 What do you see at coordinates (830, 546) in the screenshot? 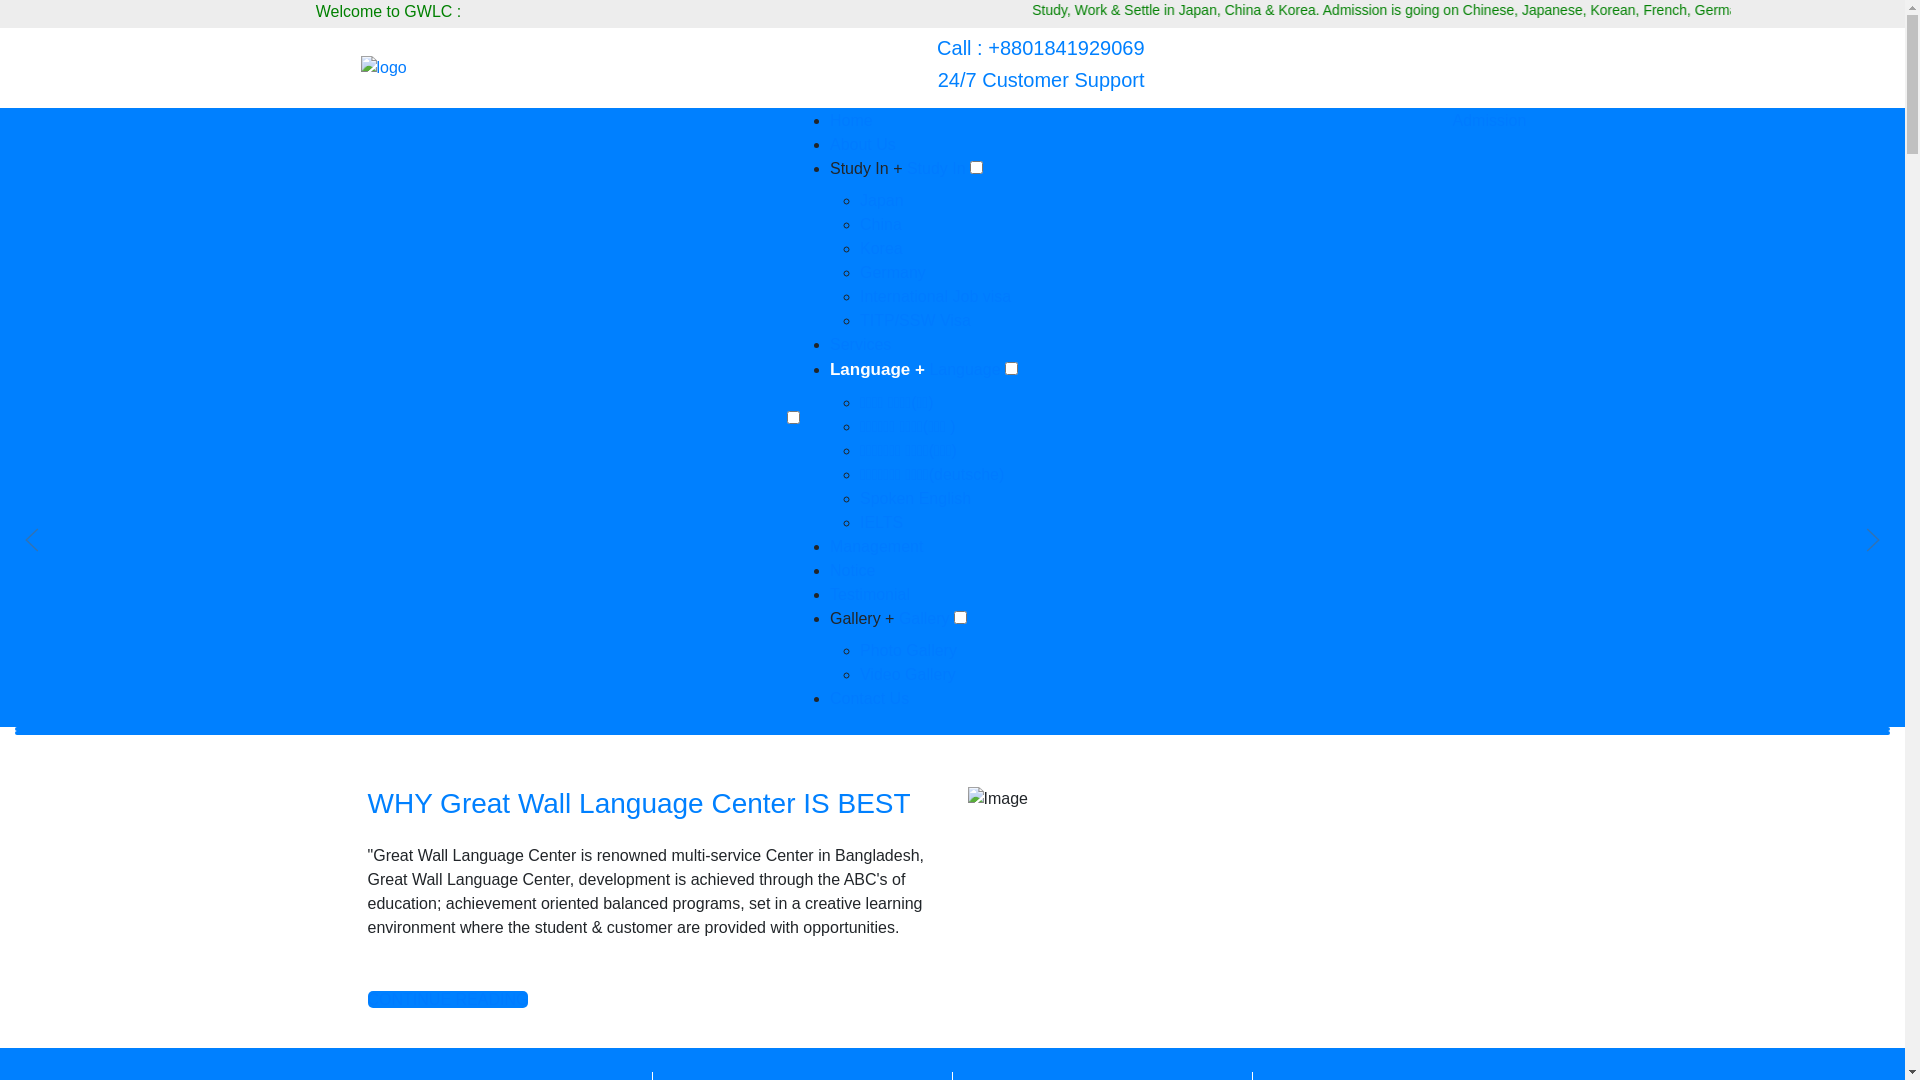
I see `'Management'` at bounding box center [830, 546].